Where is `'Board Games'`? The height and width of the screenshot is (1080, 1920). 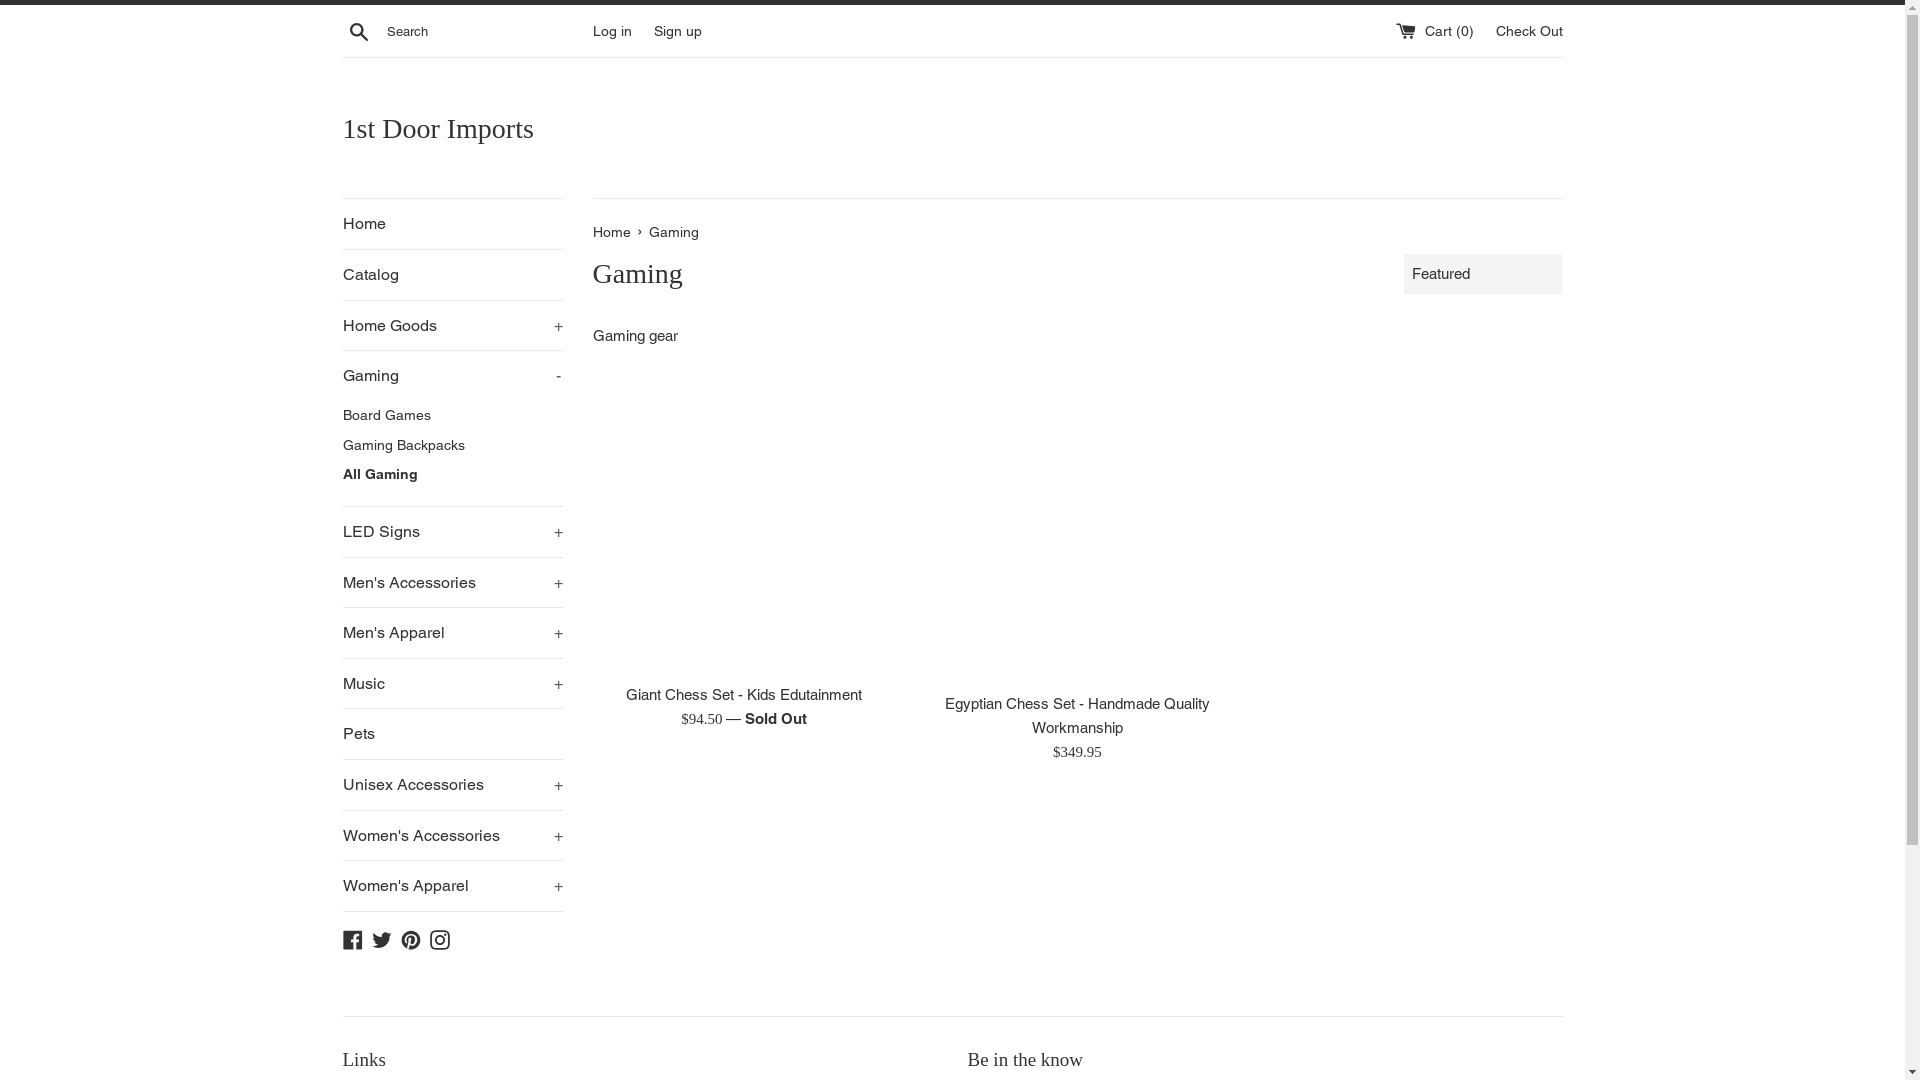
'Board Games' is located at coordinates (450, 415).